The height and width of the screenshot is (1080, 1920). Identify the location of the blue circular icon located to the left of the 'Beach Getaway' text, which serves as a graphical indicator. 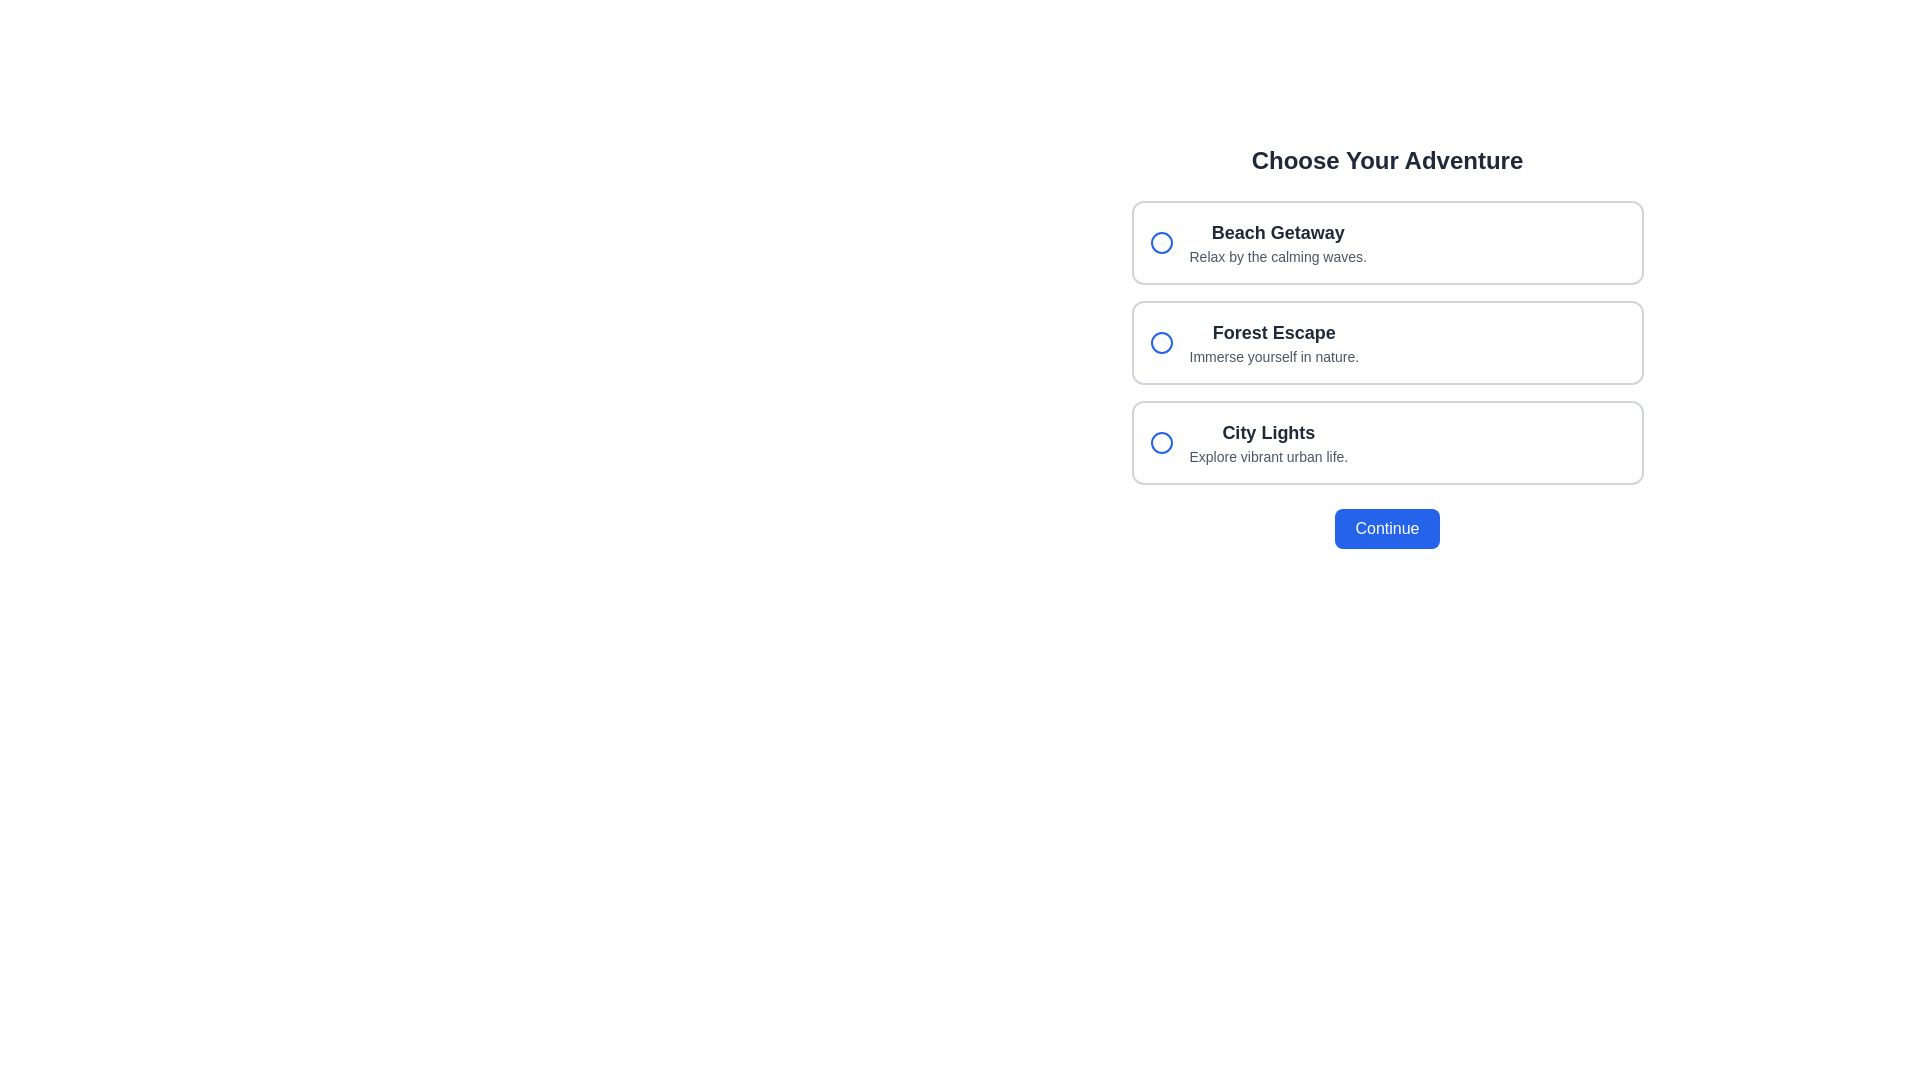
(1161, 242).